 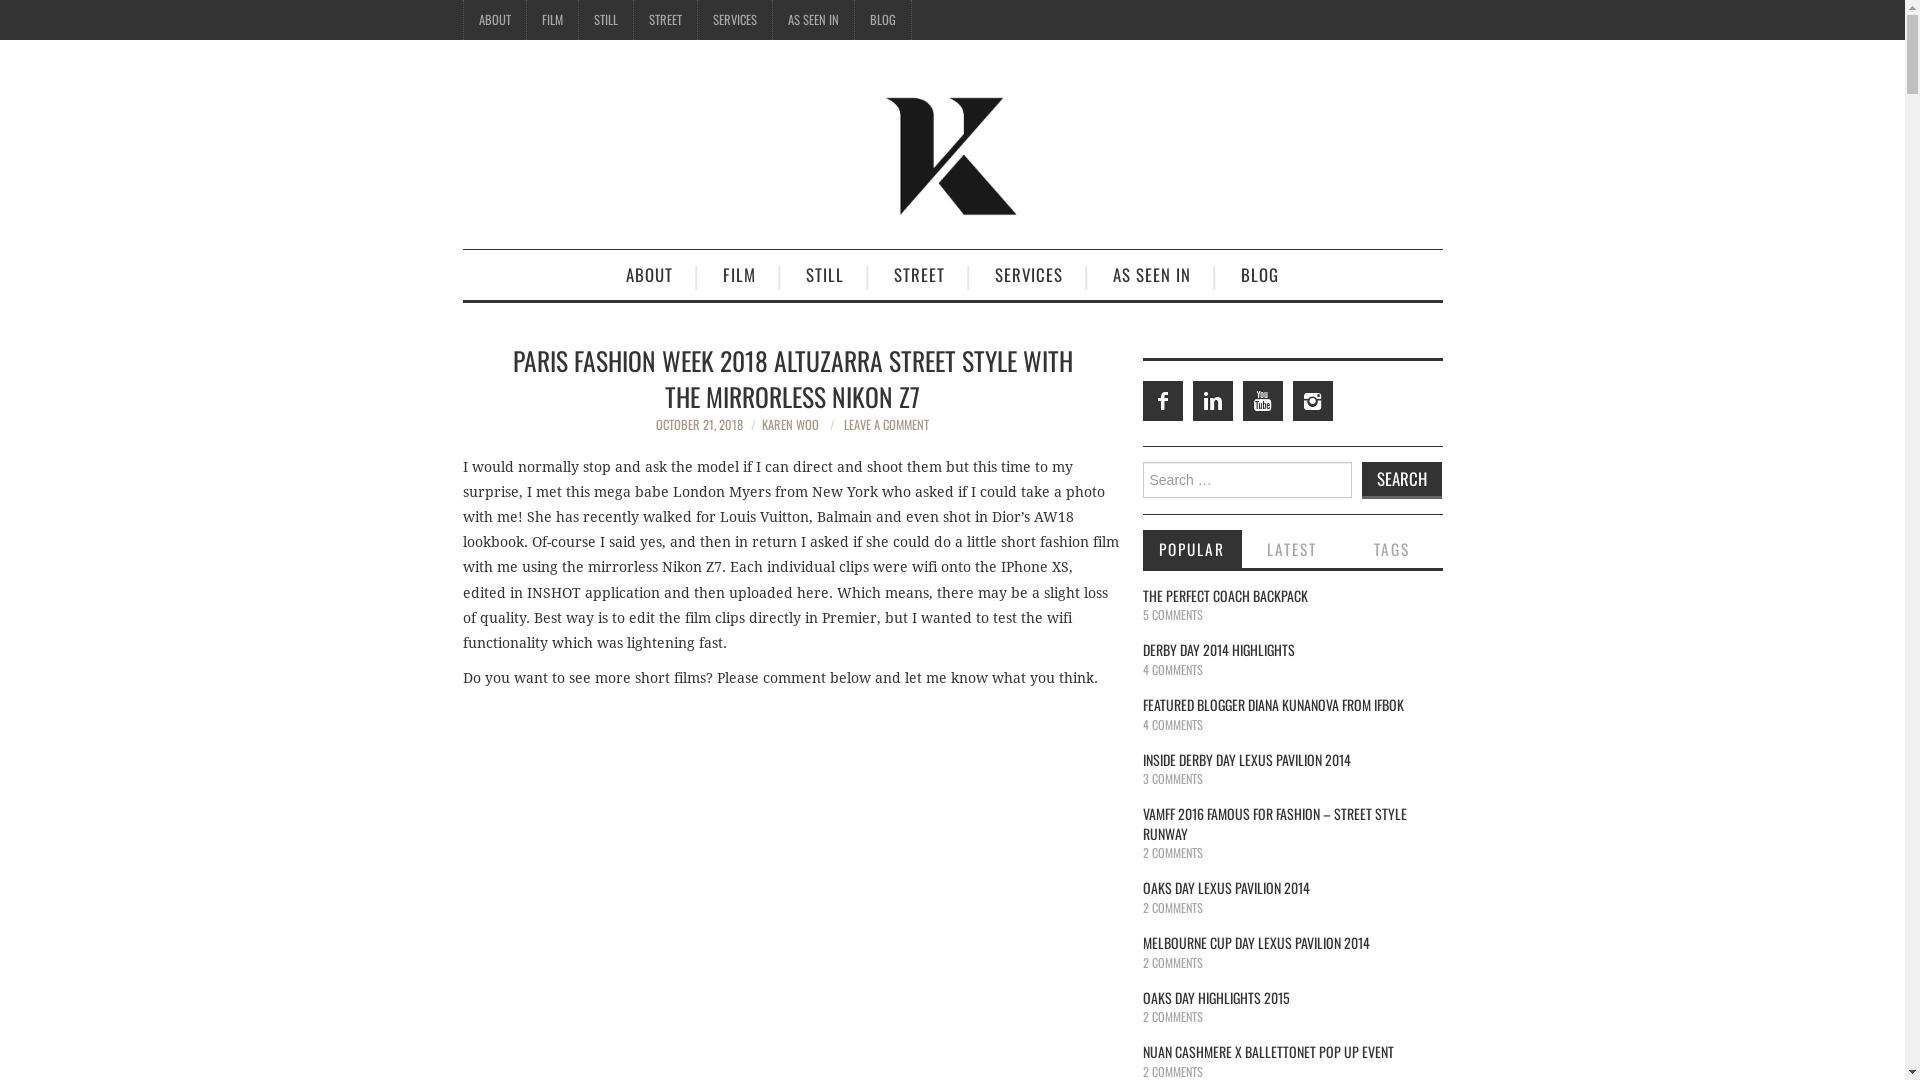 What do you see at coordinates (1271, 703) in the screenshot?
I see `'FEATURED BLOGGER DIANA KUNANOVA FROM IFBOK'` at bounding box center [1271, 703].